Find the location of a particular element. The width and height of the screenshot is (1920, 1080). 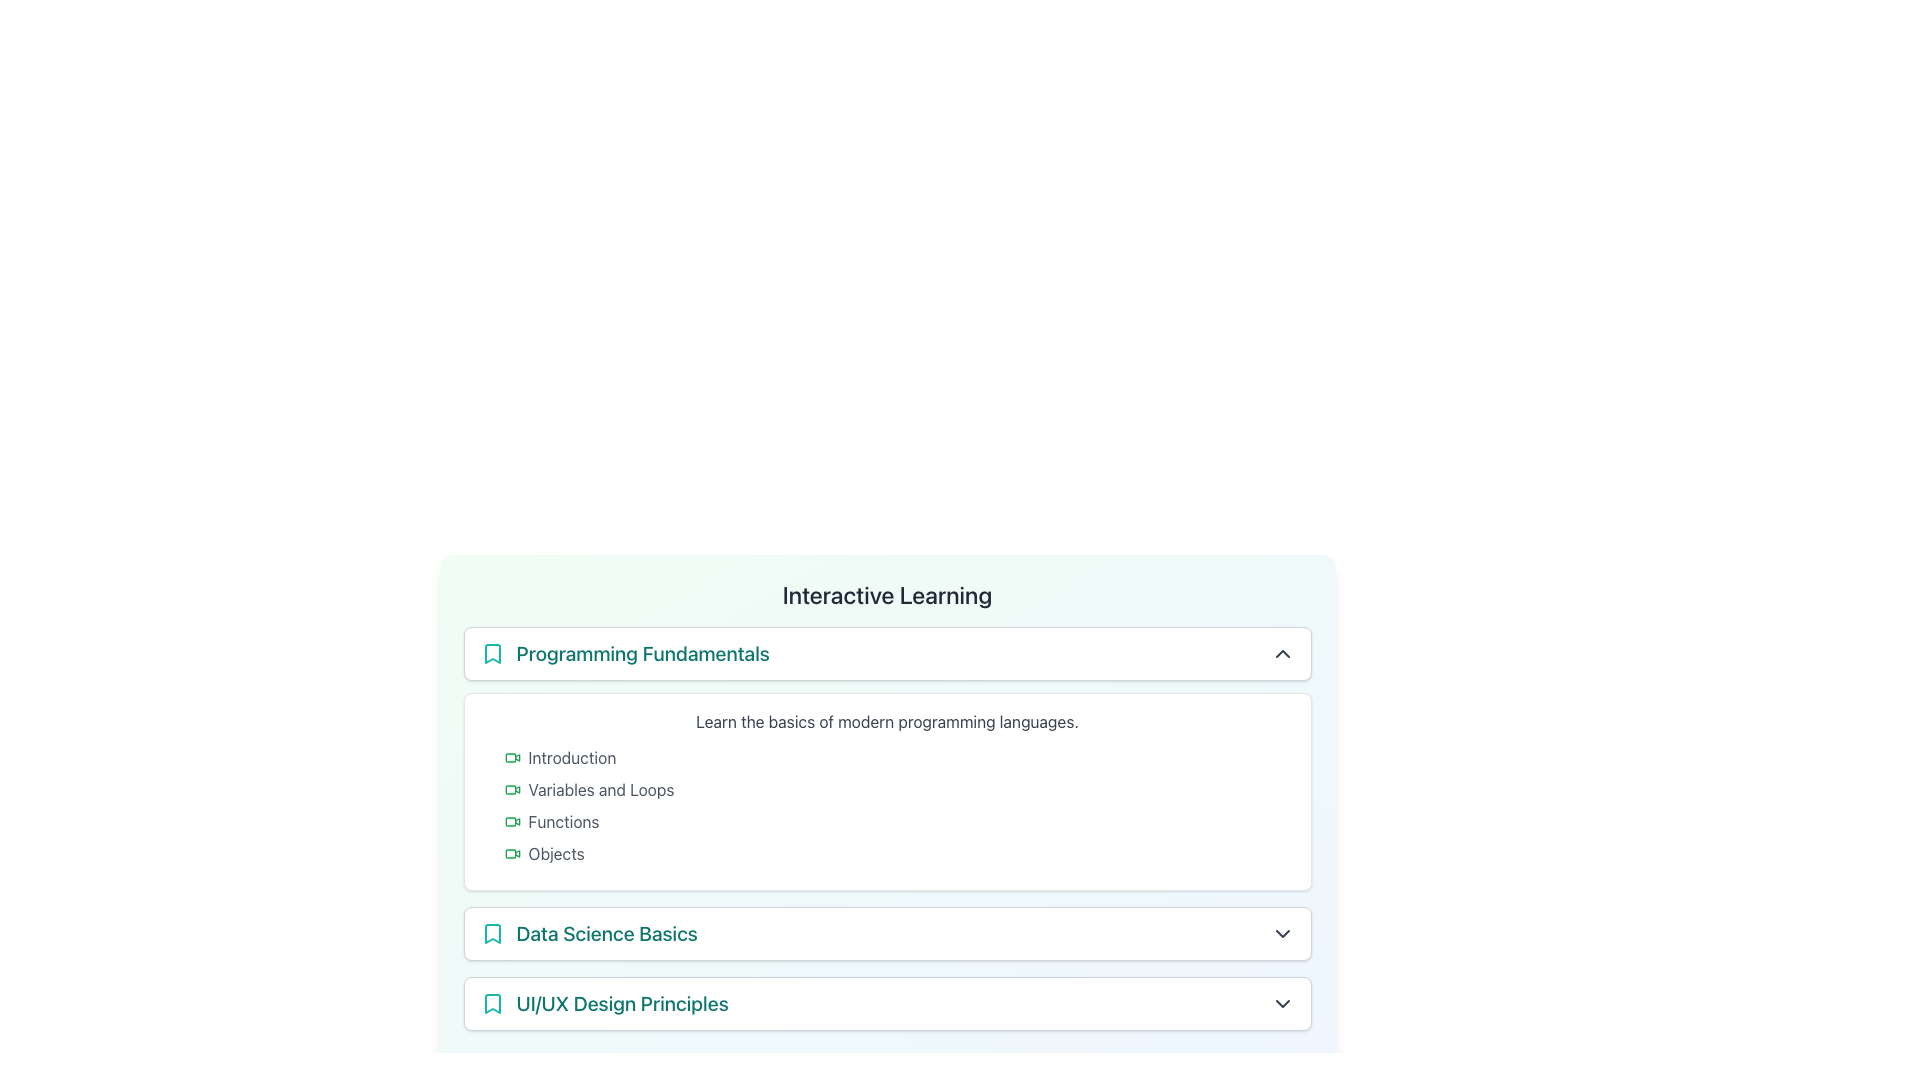

text label titled 'Introduction', which is the first item under 'Programming Fundamentals' and located to the right of a green icon is located at coordinates (571, 758).